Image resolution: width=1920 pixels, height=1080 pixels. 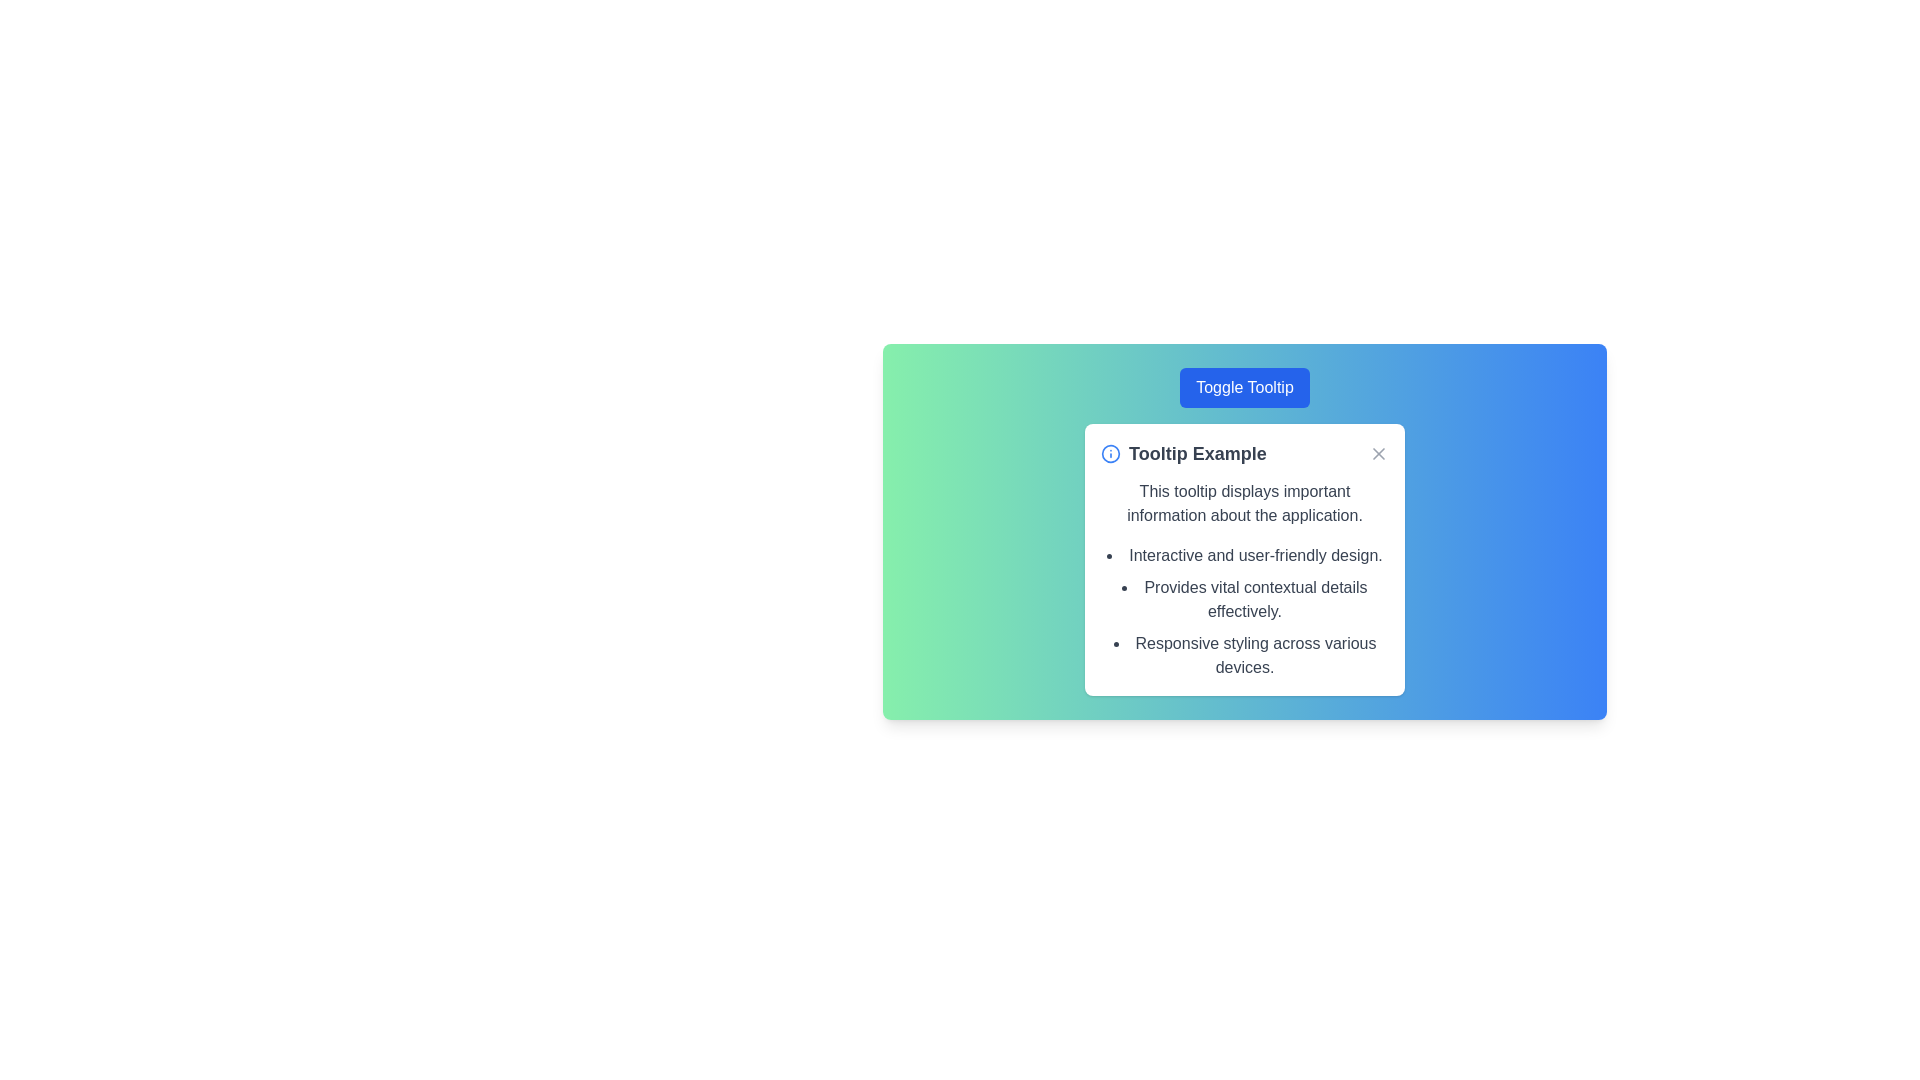 I want to click on context from the 'Tooltip Example' header, which includes an information icon and a close button on the right, so click(x=1243, y=454).